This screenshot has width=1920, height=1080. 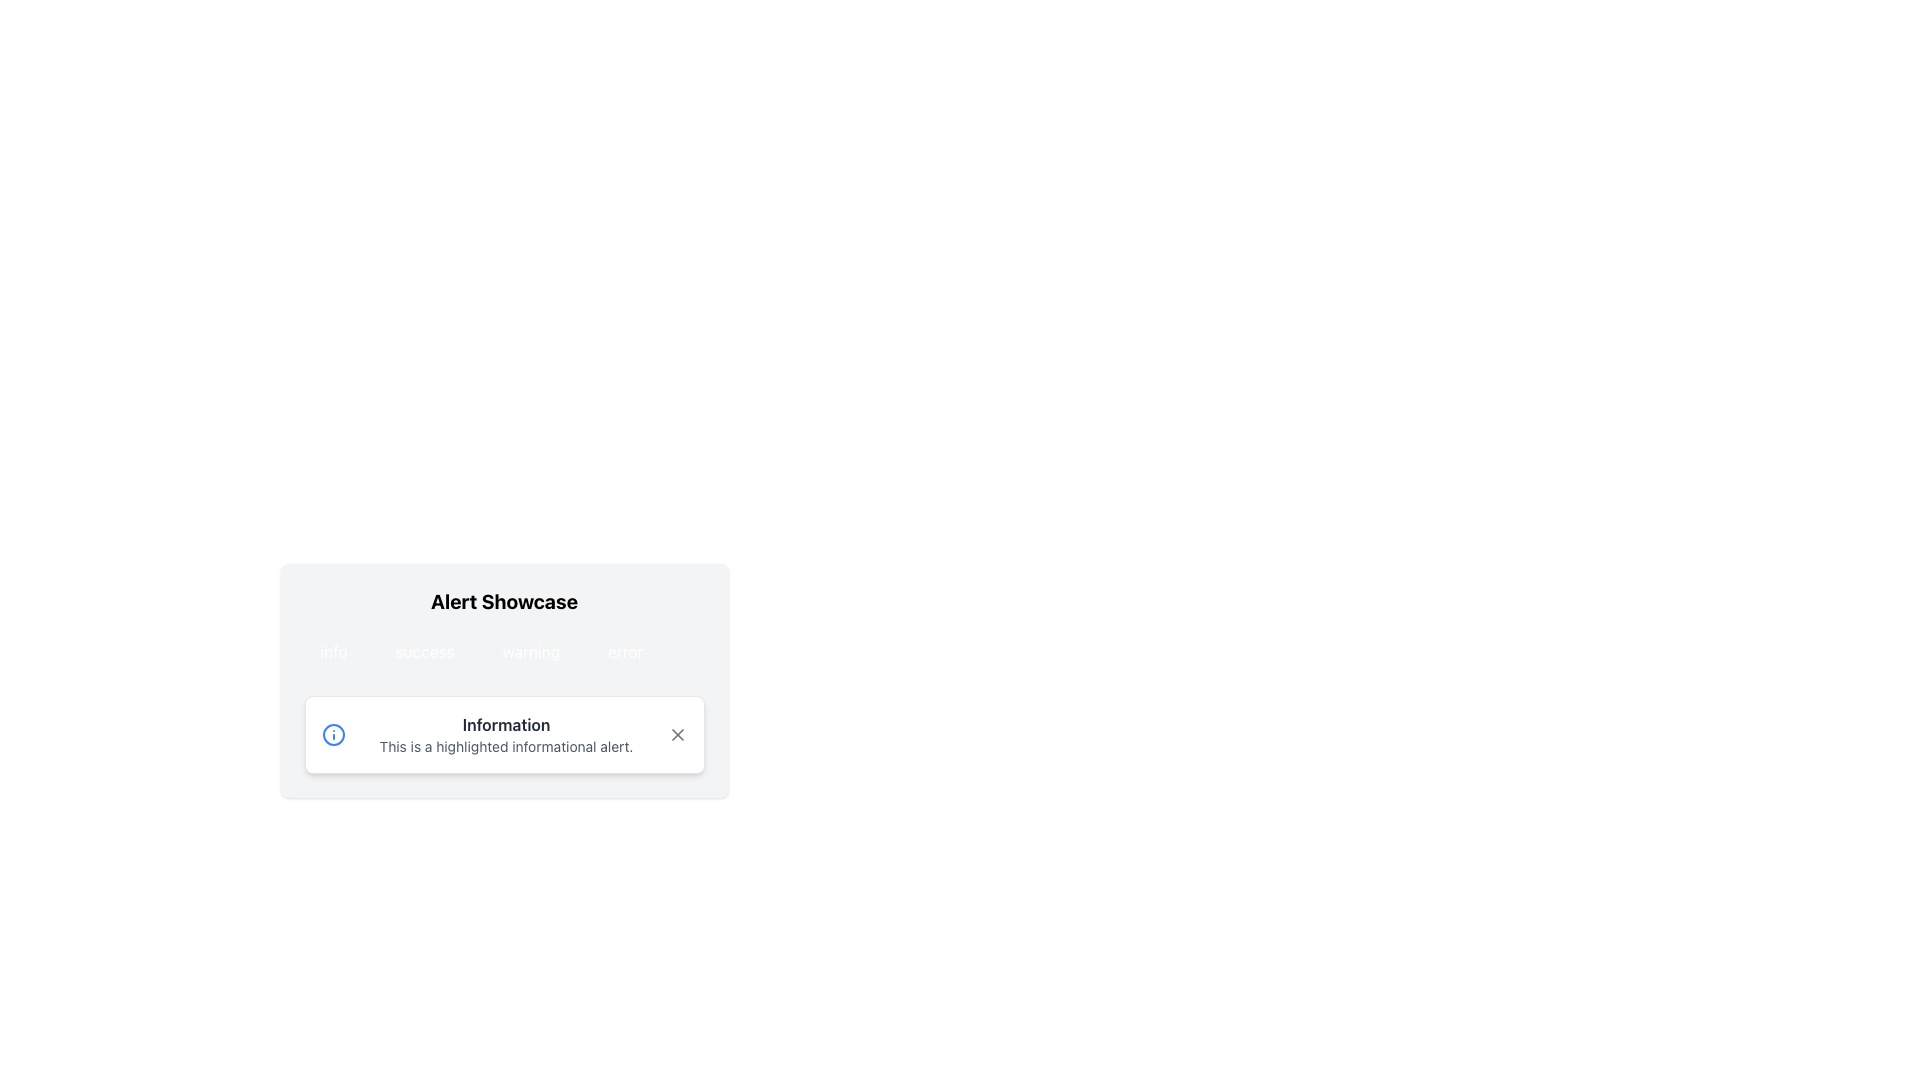 I want to click on the blue 'info' button with rounded corners located at the top left of the button row, so click(x=333, y=651).